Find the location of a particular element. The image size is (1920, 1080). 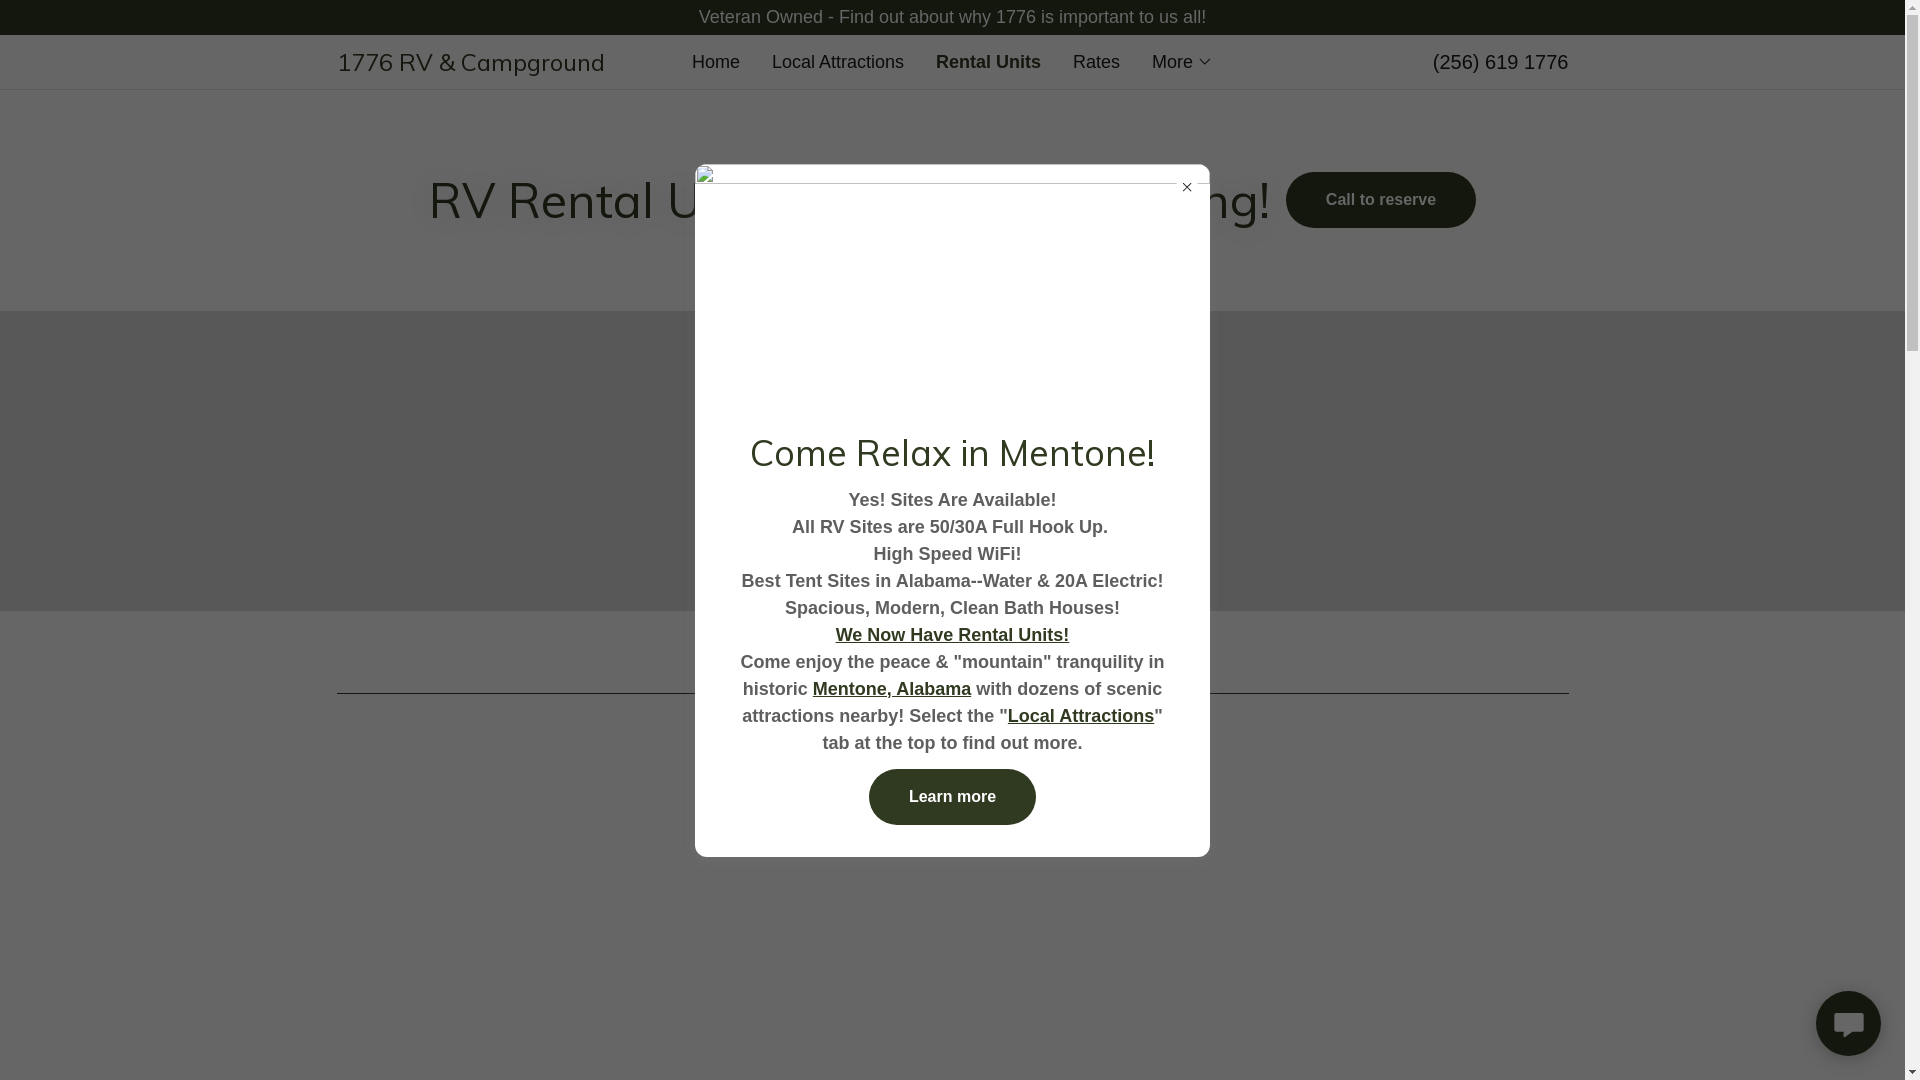

'More' is located at coordinates (1182, 60).